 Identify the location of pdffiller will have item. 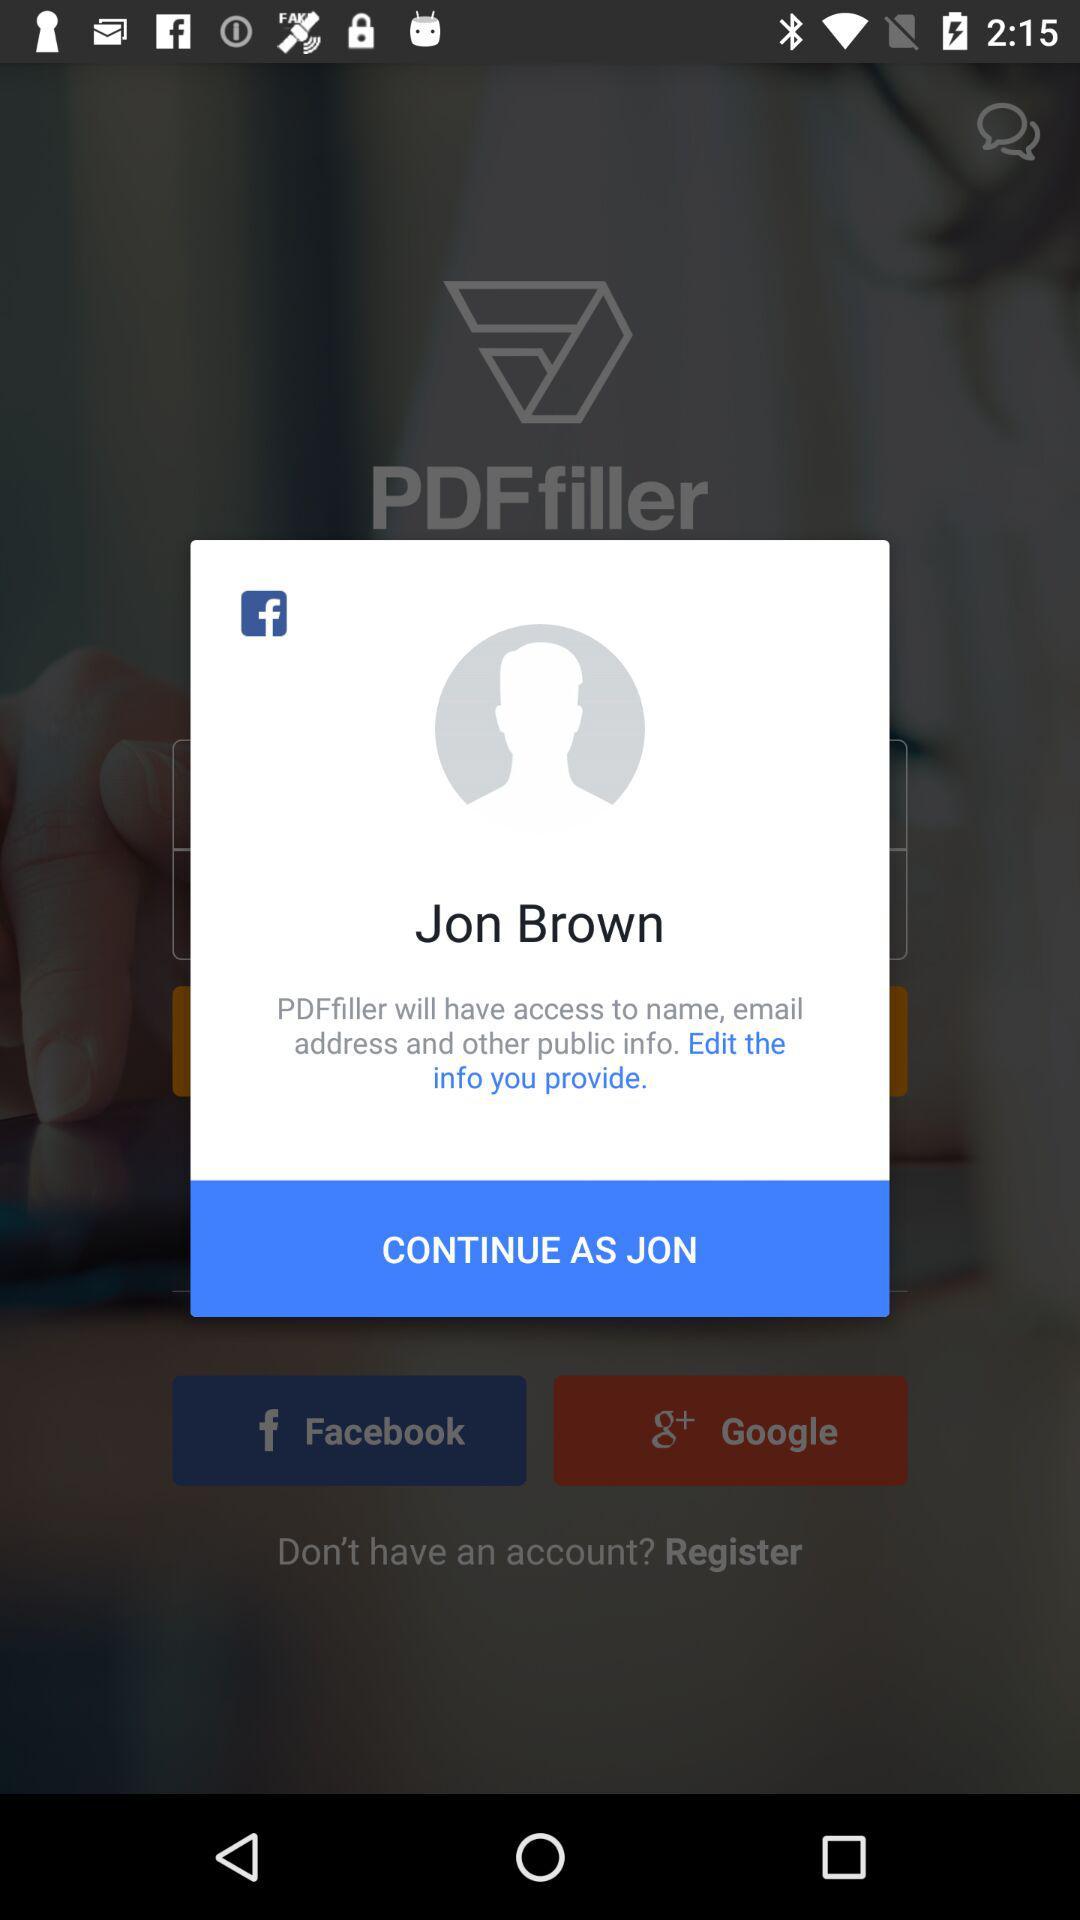
(540, 1041).